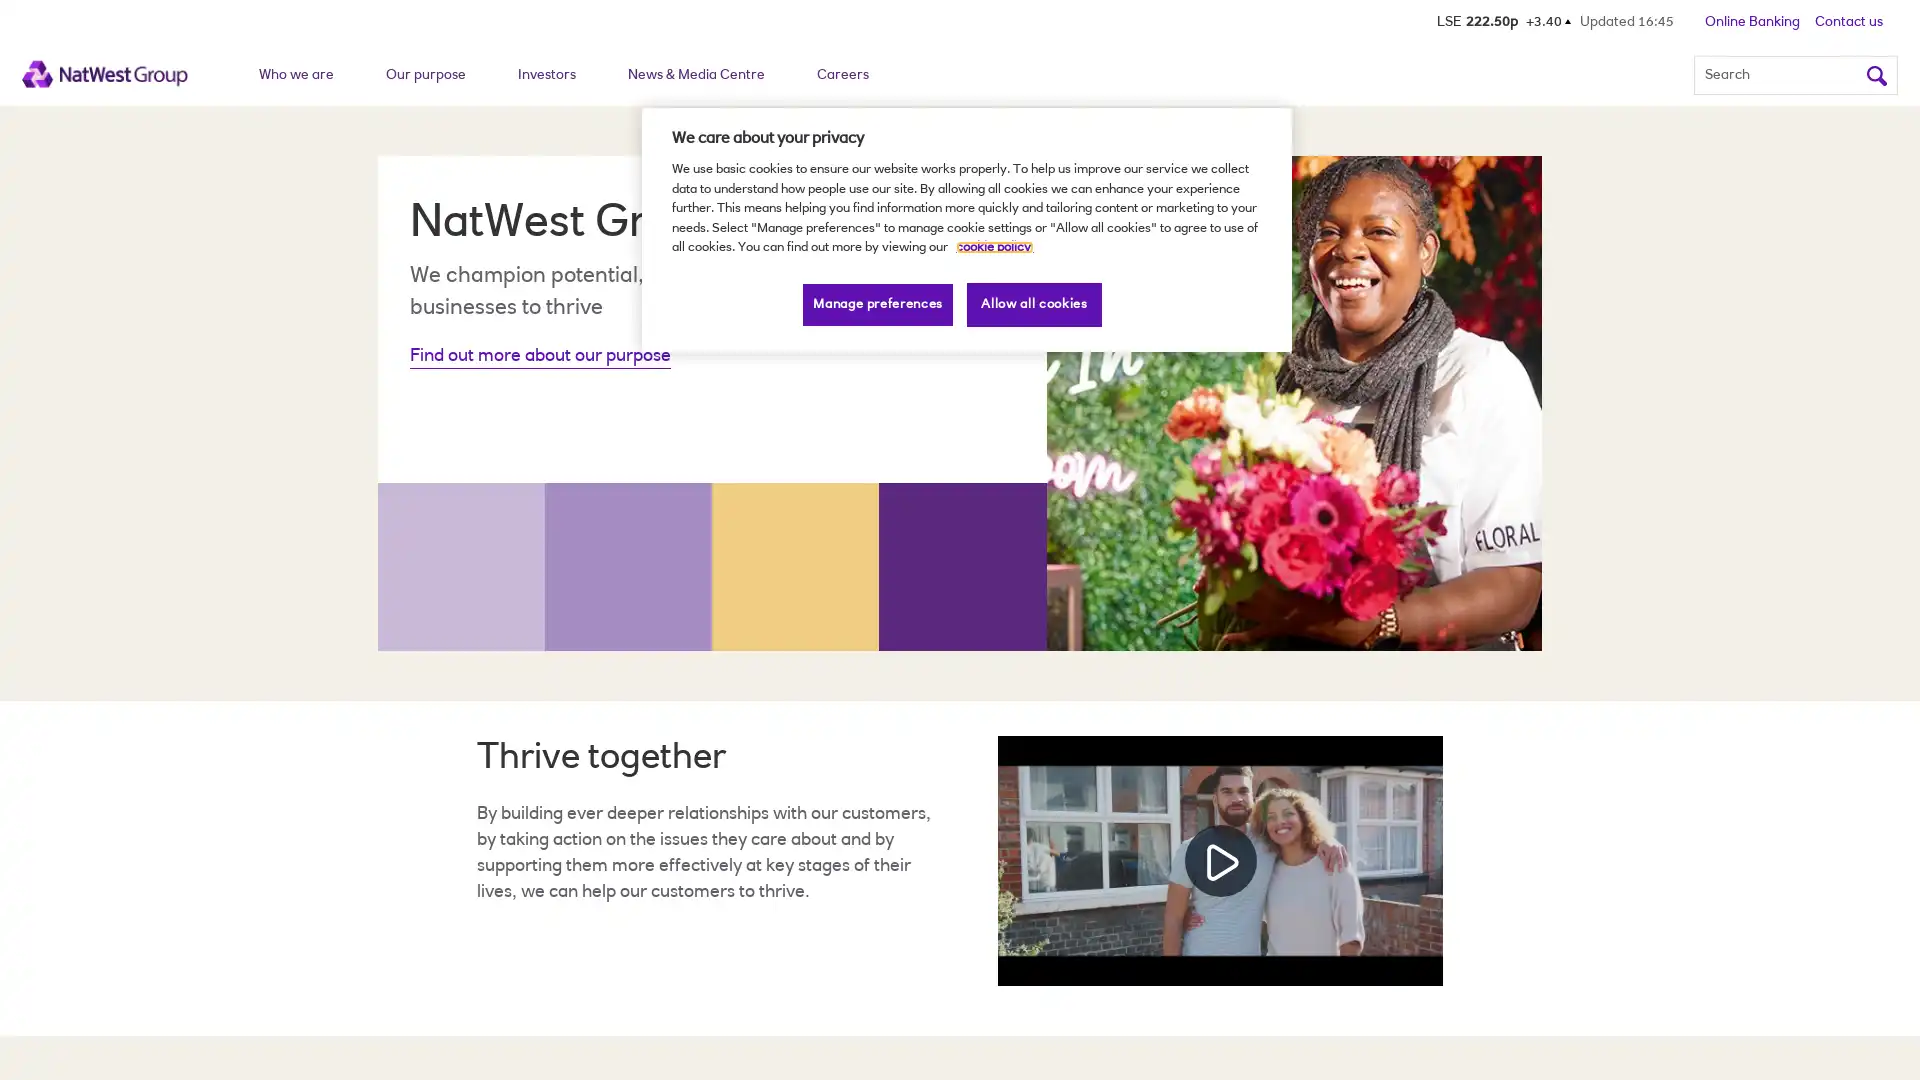  I want to click on Thrive Together, so click(1219, 859).